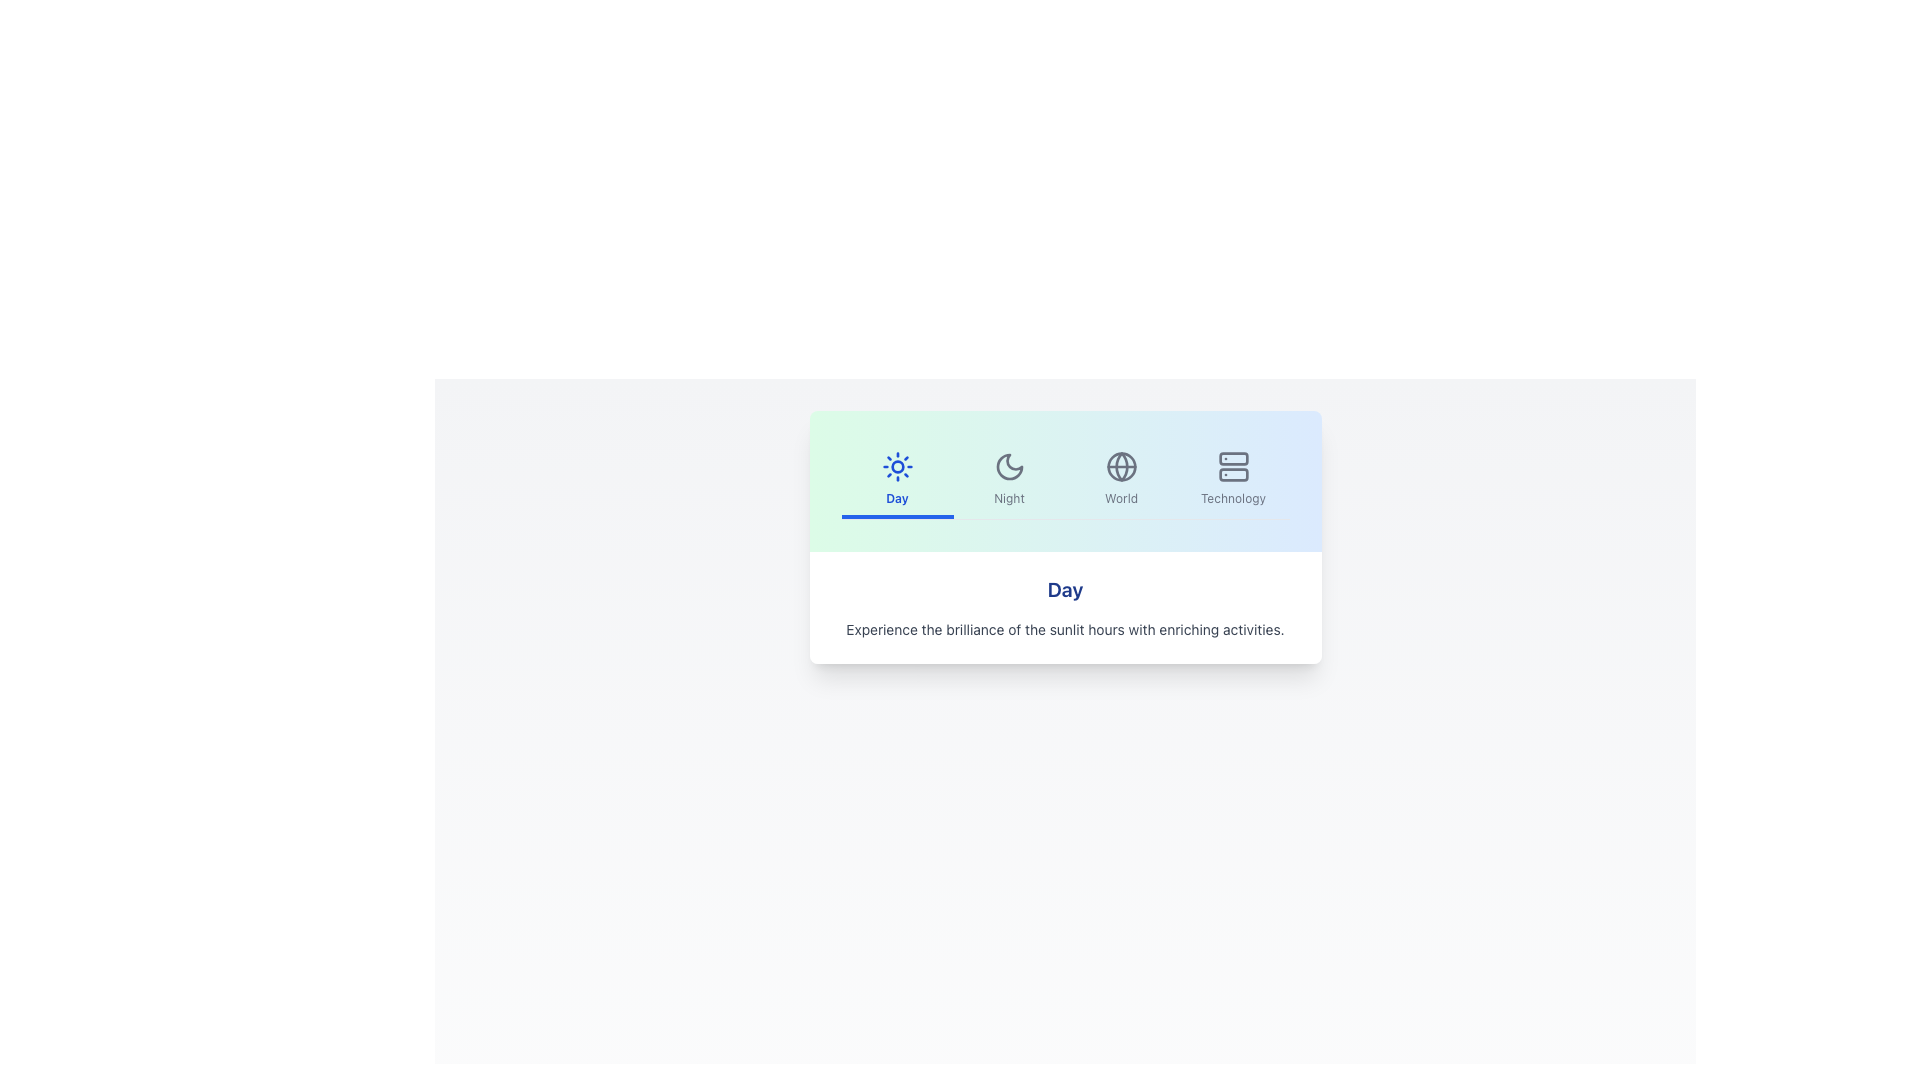 The image size is (1920, 1080). I want to click on the central circle of the sun icon, which is located at the leftmost side of the card's top row of icons, so click(896, 466).